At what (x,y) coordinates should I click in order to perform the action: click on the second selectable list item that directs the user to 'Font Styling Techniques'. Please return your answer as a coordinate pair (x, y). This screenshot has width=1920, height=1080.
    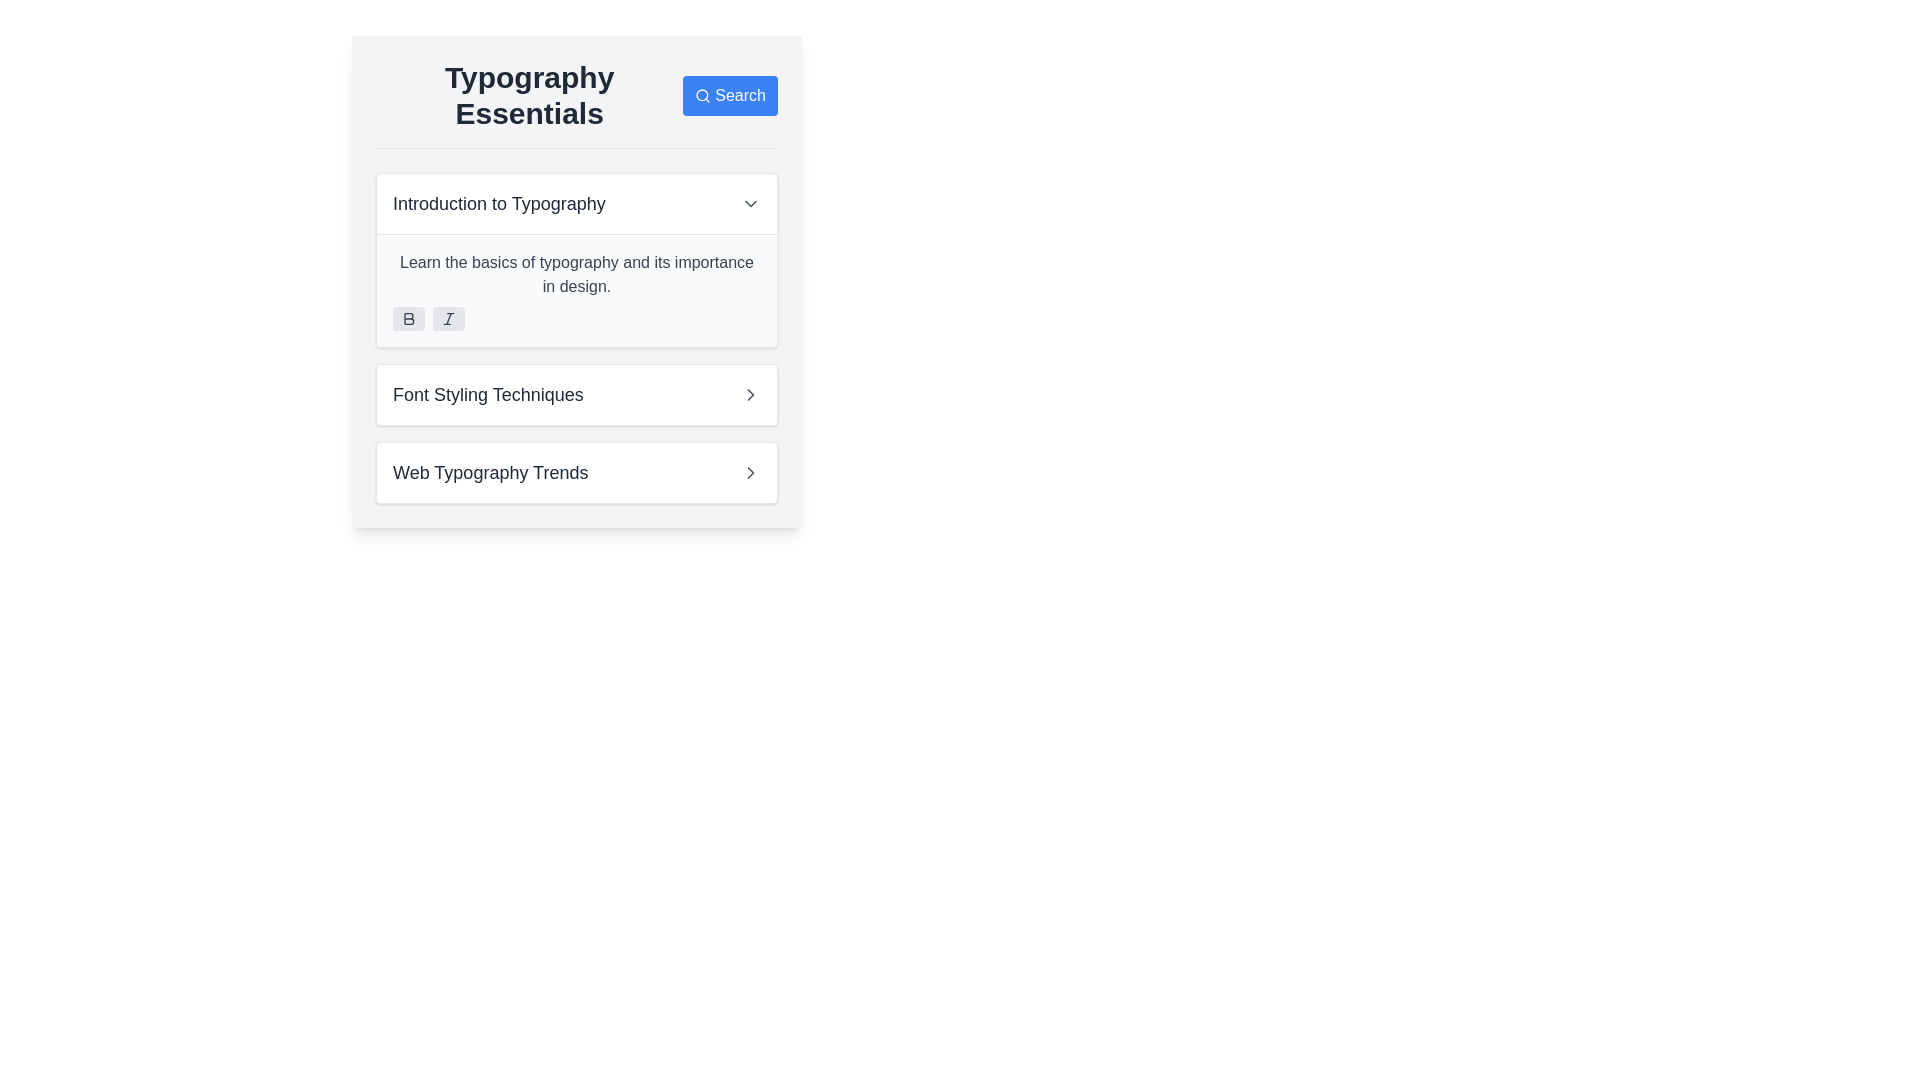
    Looking at the image, I should click on (575, 394).